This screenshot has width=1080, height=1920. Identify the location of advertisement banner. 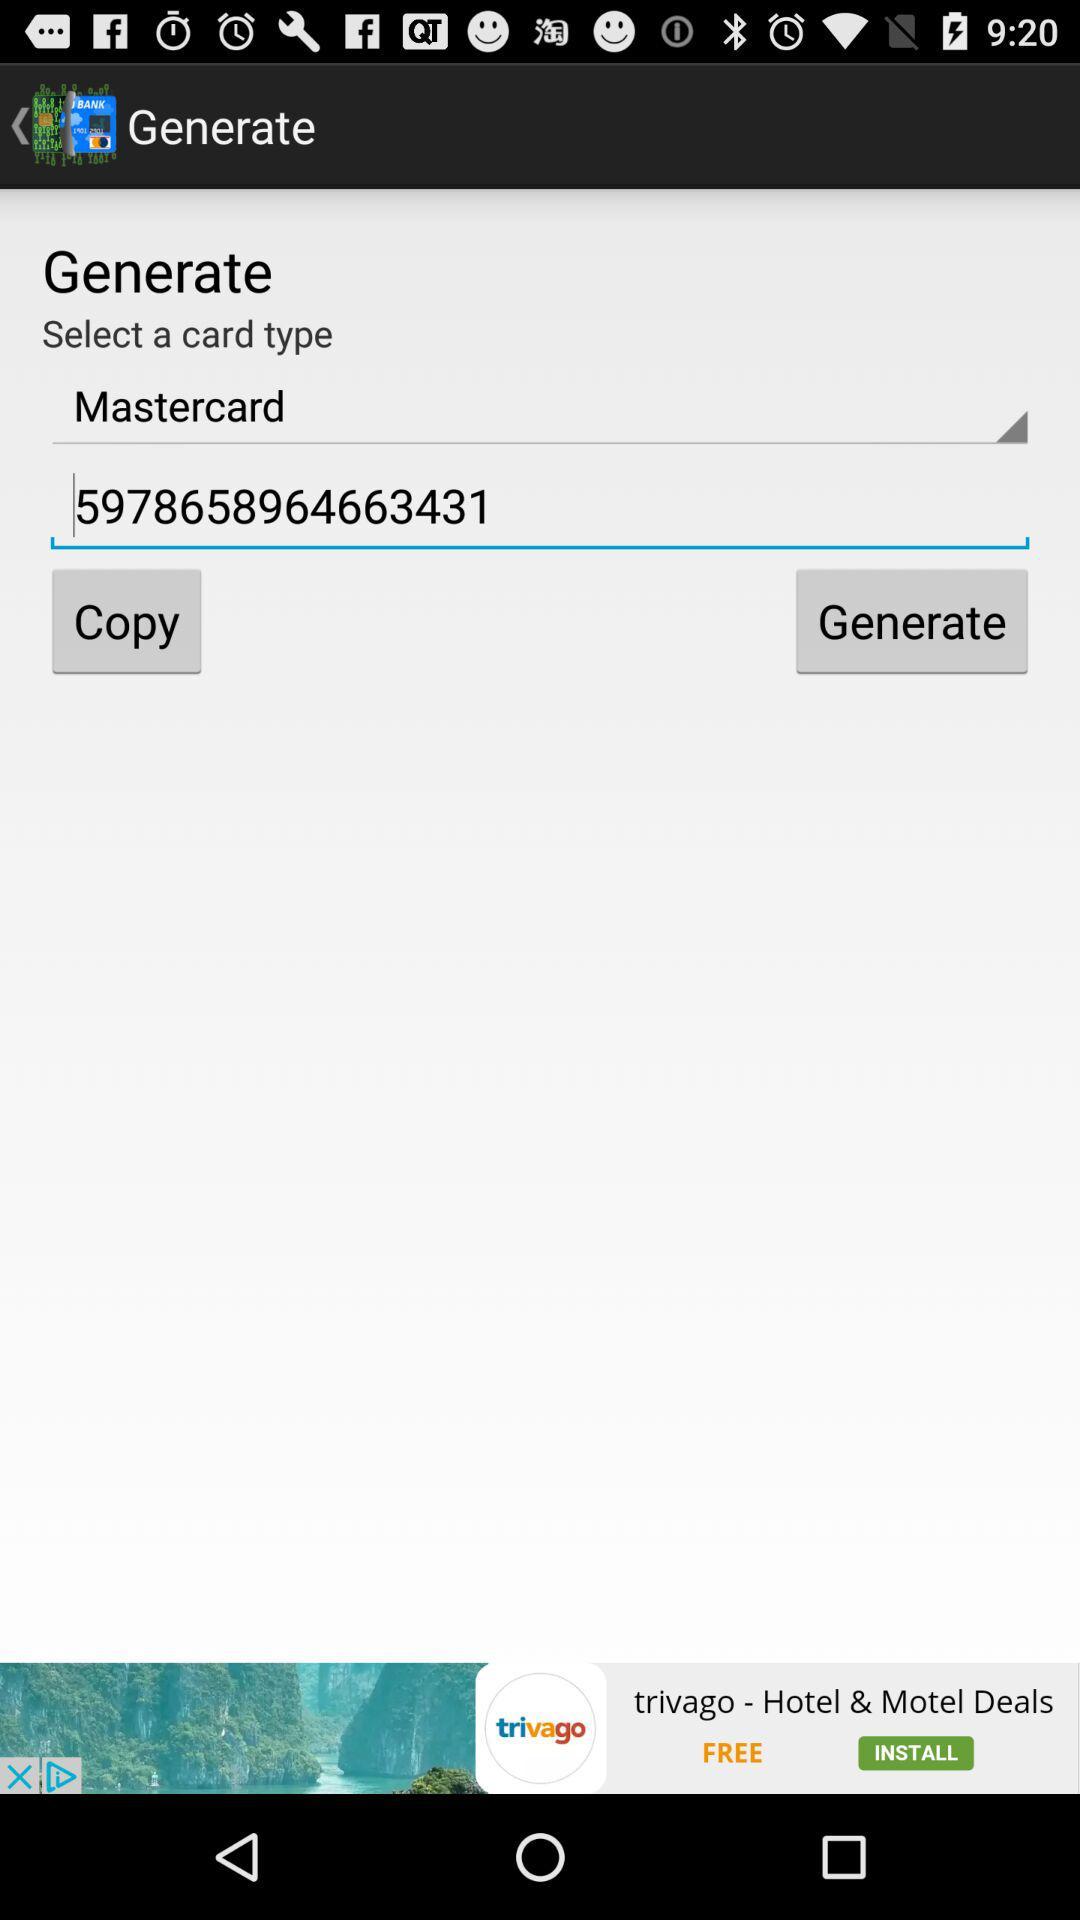
(540, 1727).